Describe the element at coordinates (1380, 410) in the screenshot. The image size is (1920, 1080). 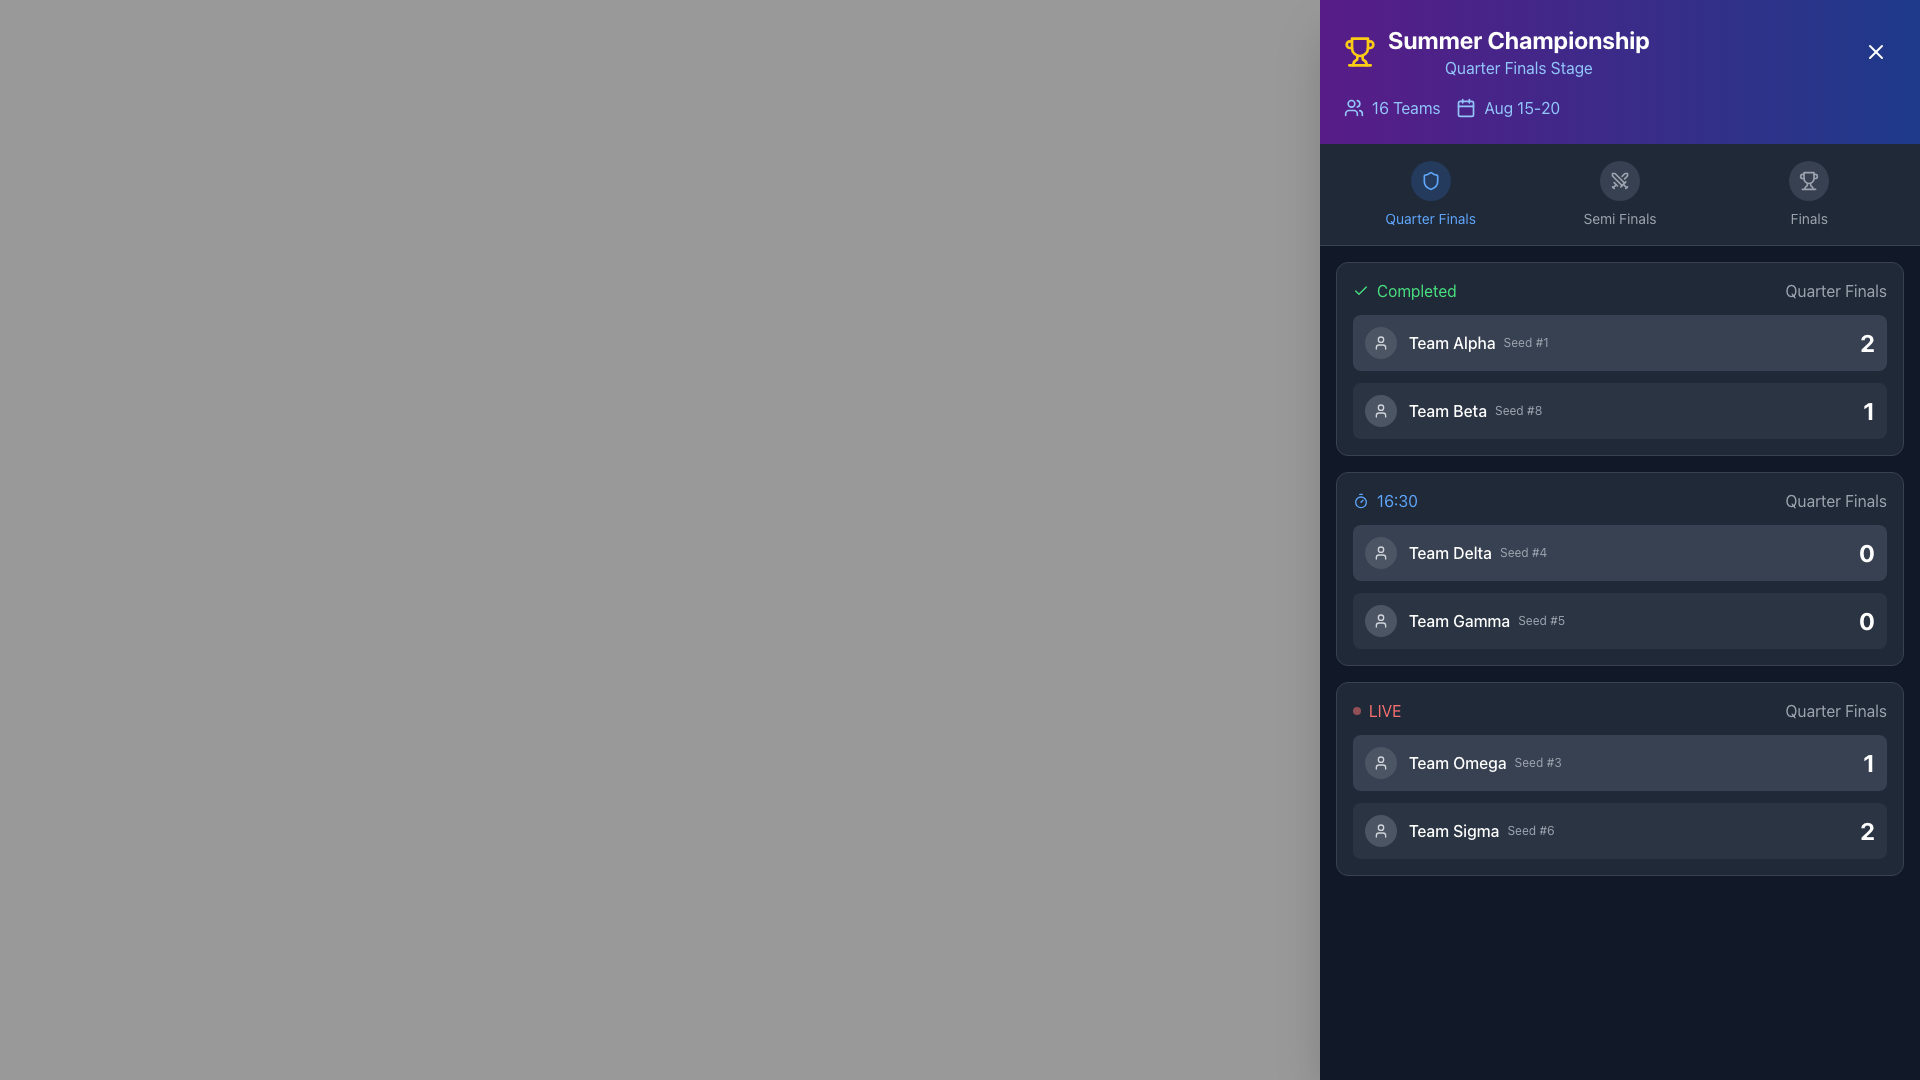
I see `the Profile Icon located to the left of 'Team Beta'` at that location.